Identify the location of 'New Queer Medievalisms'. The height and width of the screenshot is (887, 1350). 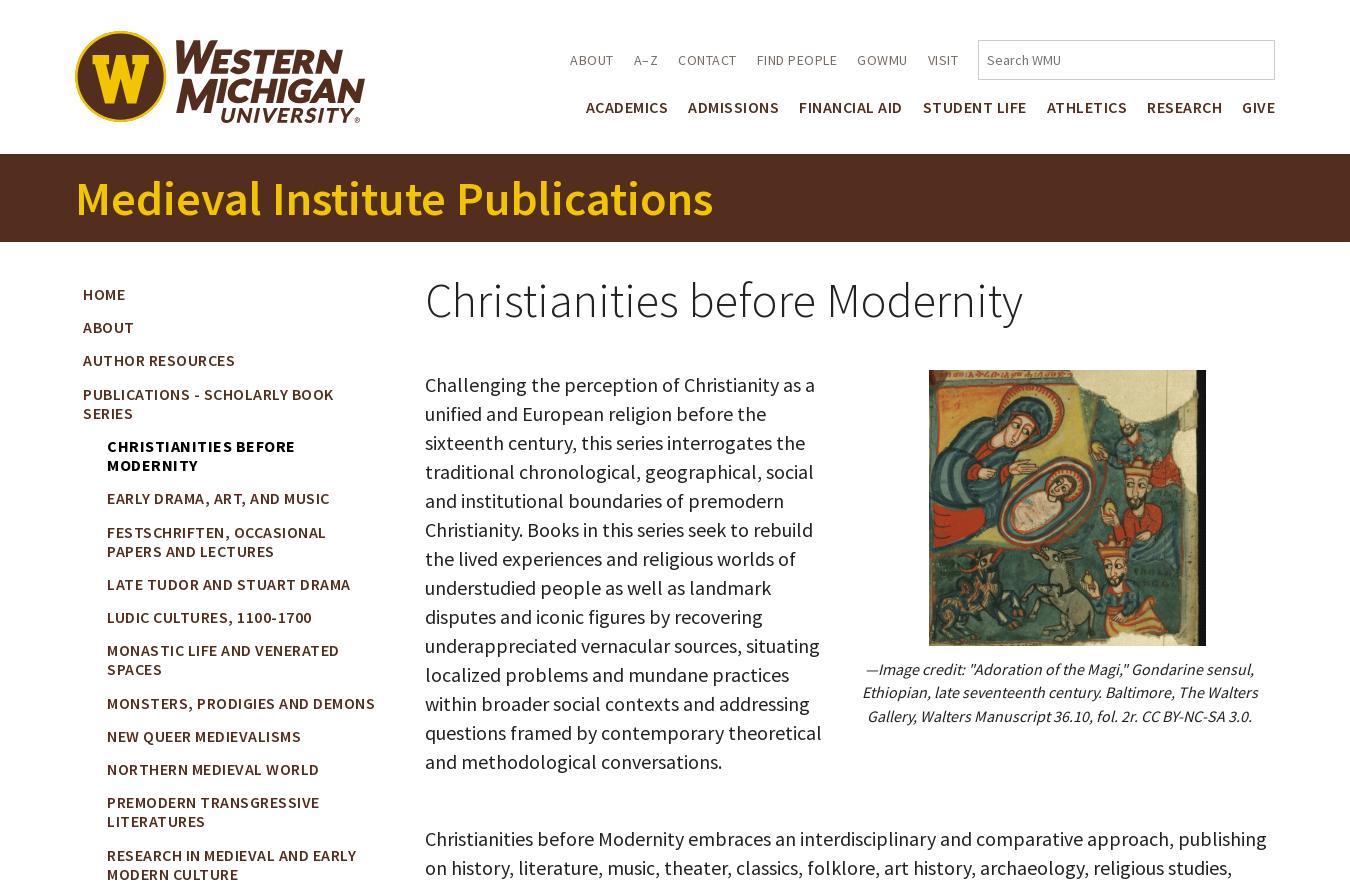
(106, 734).